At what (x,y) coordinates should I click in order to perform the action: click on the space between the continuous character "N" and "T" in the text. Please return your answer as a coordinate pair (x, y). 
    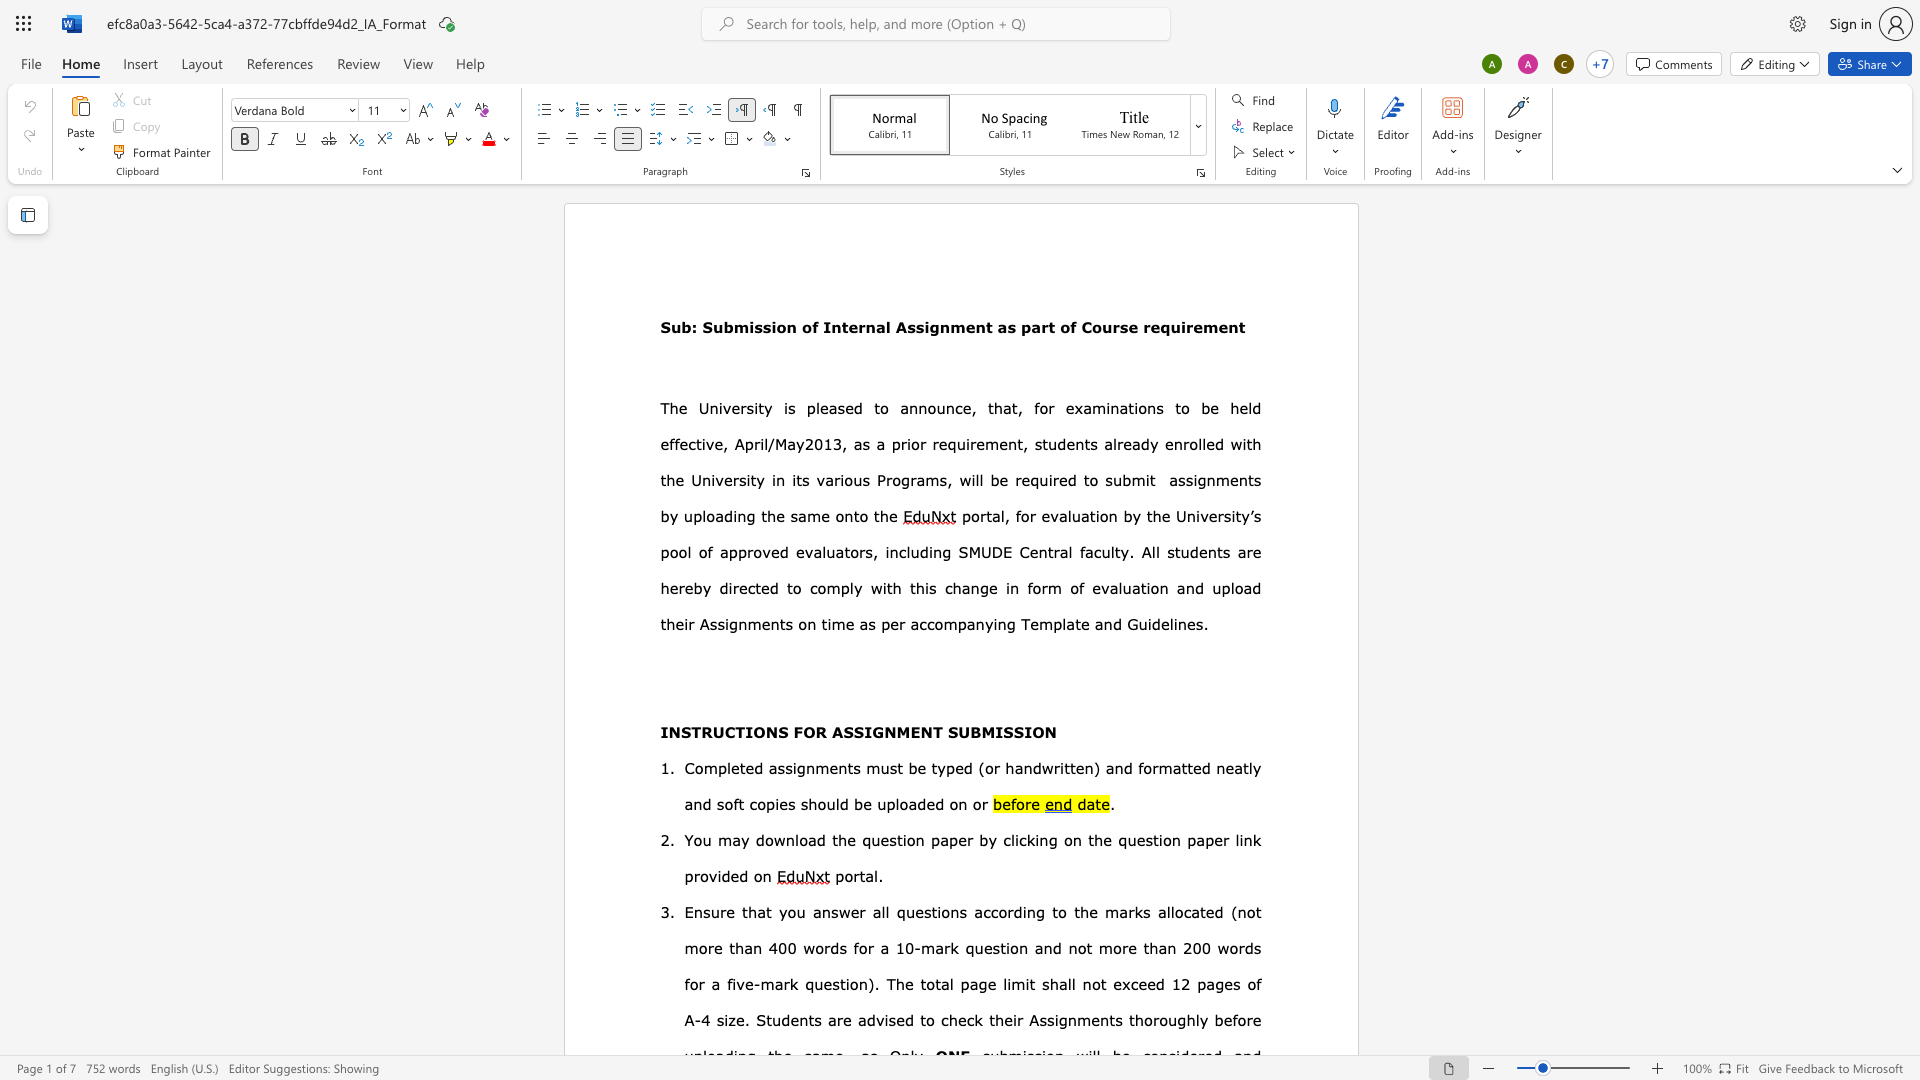
    Looking at the image, I should click on (931, 732).